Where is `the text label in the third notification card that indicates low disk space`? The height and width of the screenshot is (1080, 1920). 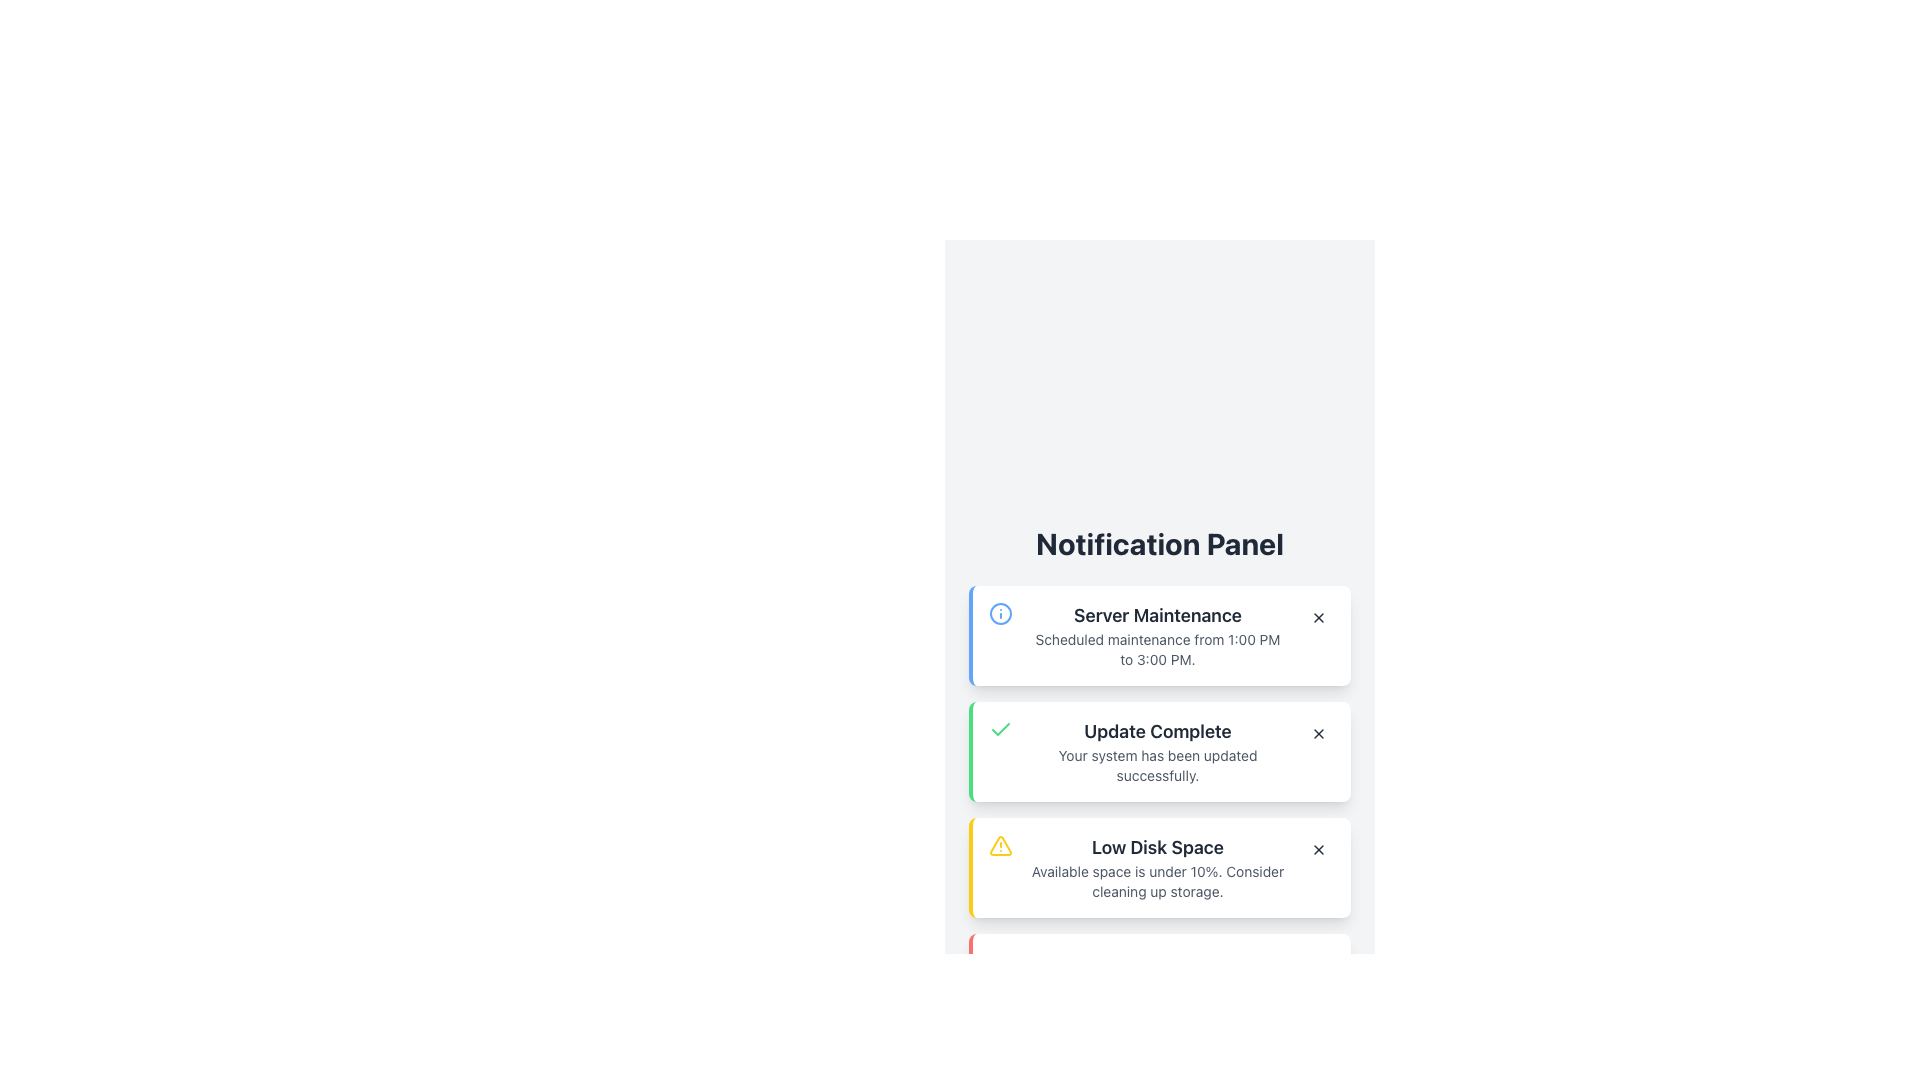
the text label in the third notification card that indicates low disk space is located at coordinates (1157, 848).